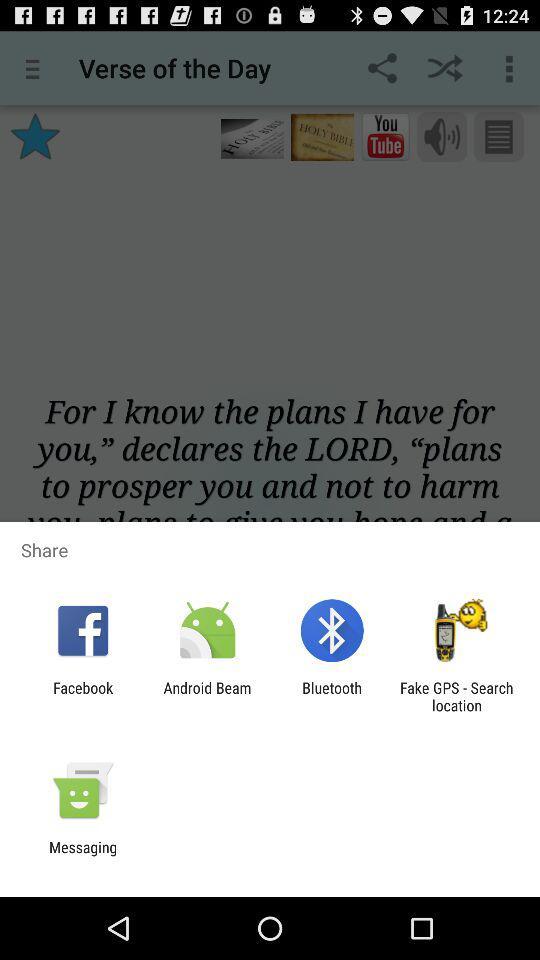  What do you see at coordinates (332, 696) in the screenshot?
I see `app to the right of android beam item` at bounding box center [332, 696].